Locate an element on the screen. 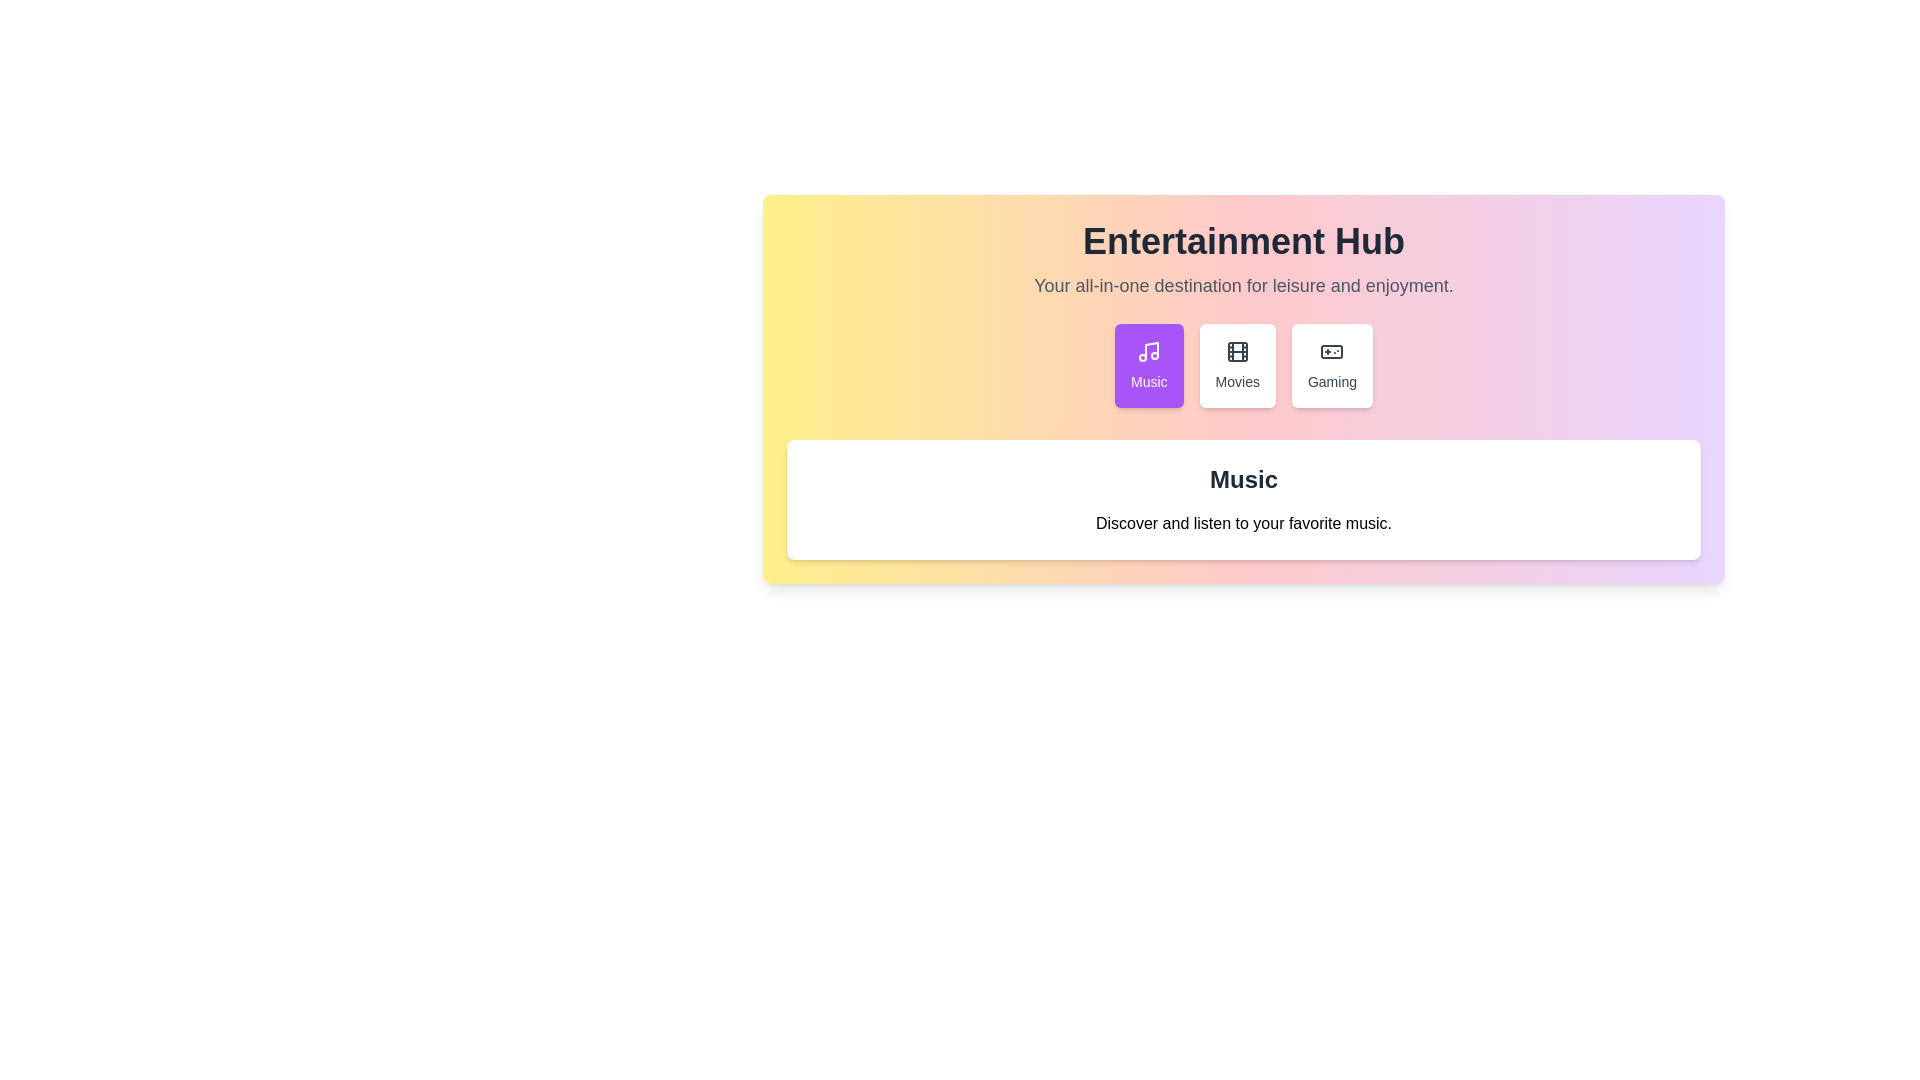 The width and height of the screenshot is (1920, 1080). the gamepad icon element, which is part of the category selection under 'Entertainment Hub', located to the right of the 'Gaming' button is located at coordinates (1332, 350).